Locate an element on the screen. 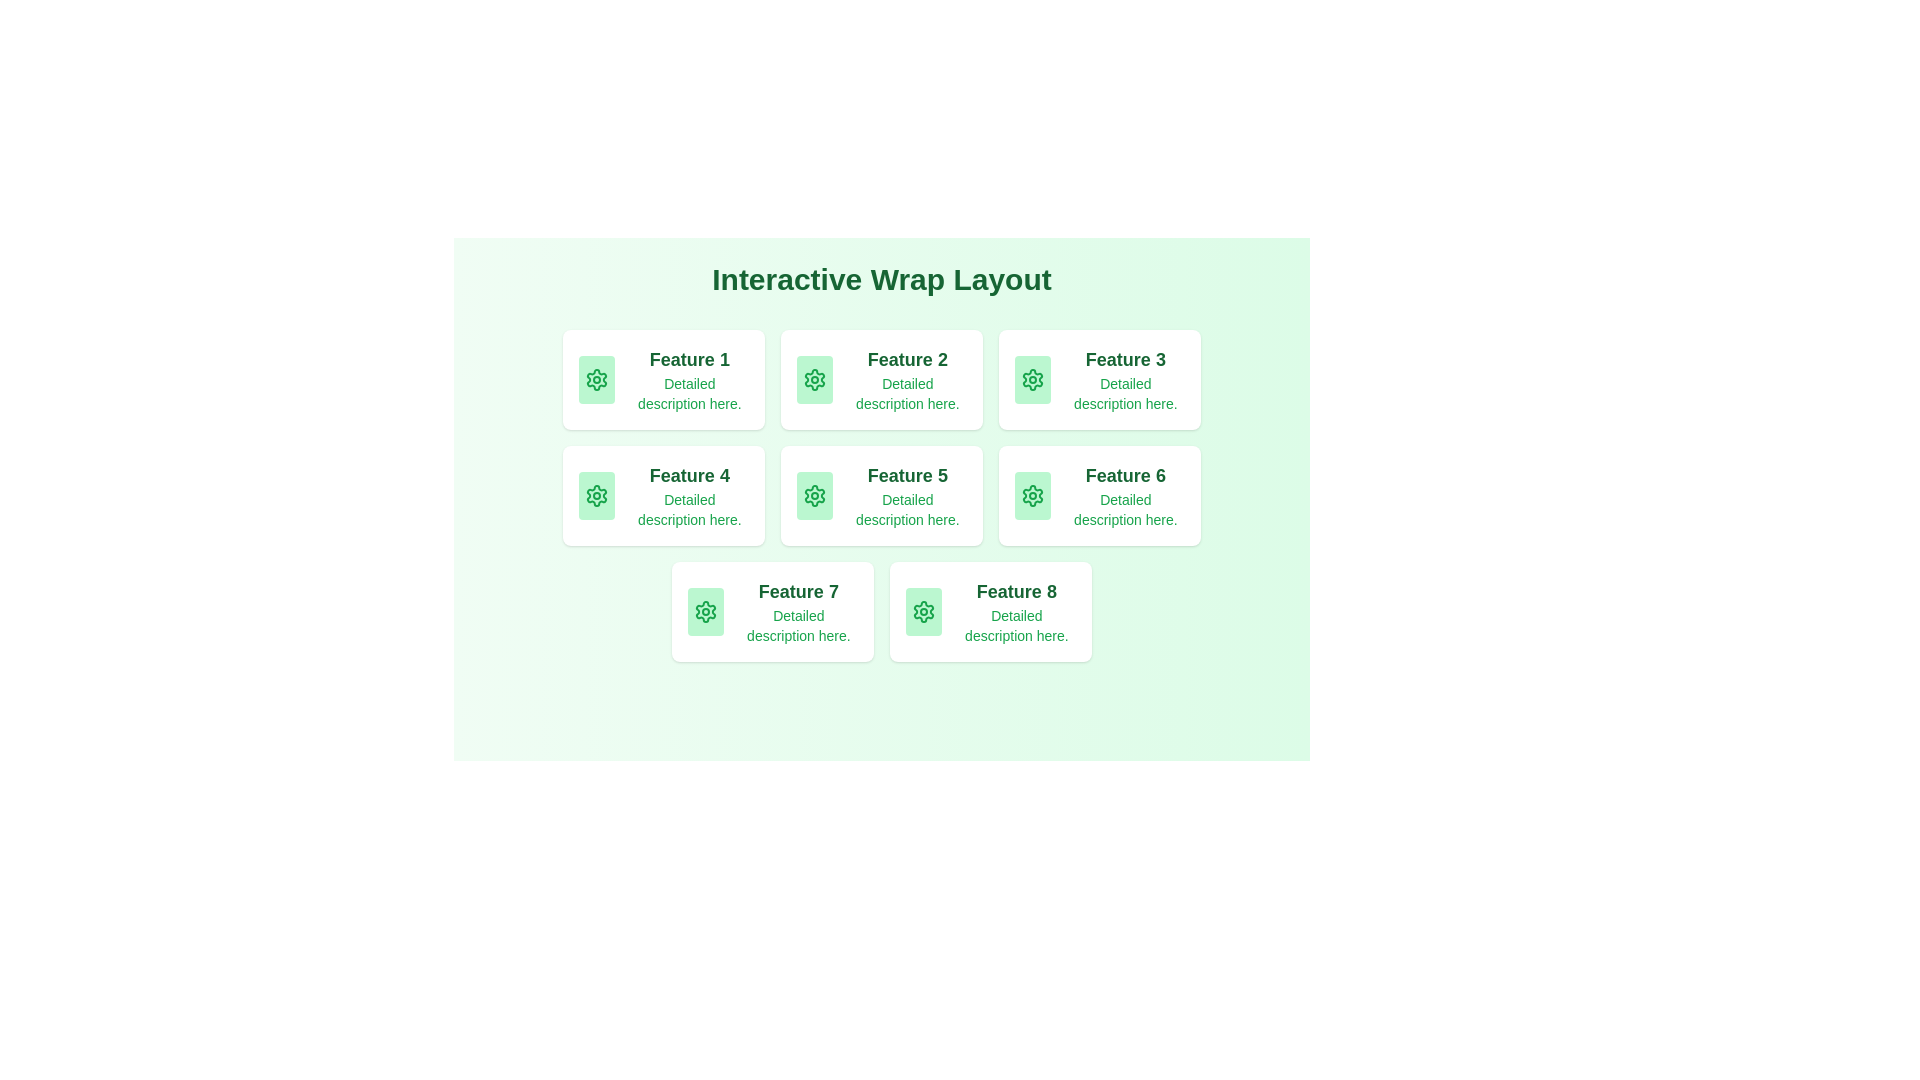  the settings icon located to the left of the textual description inside the card labeled 'Feature 6' in the third column of the second row is located at coordinates (1032, 495).